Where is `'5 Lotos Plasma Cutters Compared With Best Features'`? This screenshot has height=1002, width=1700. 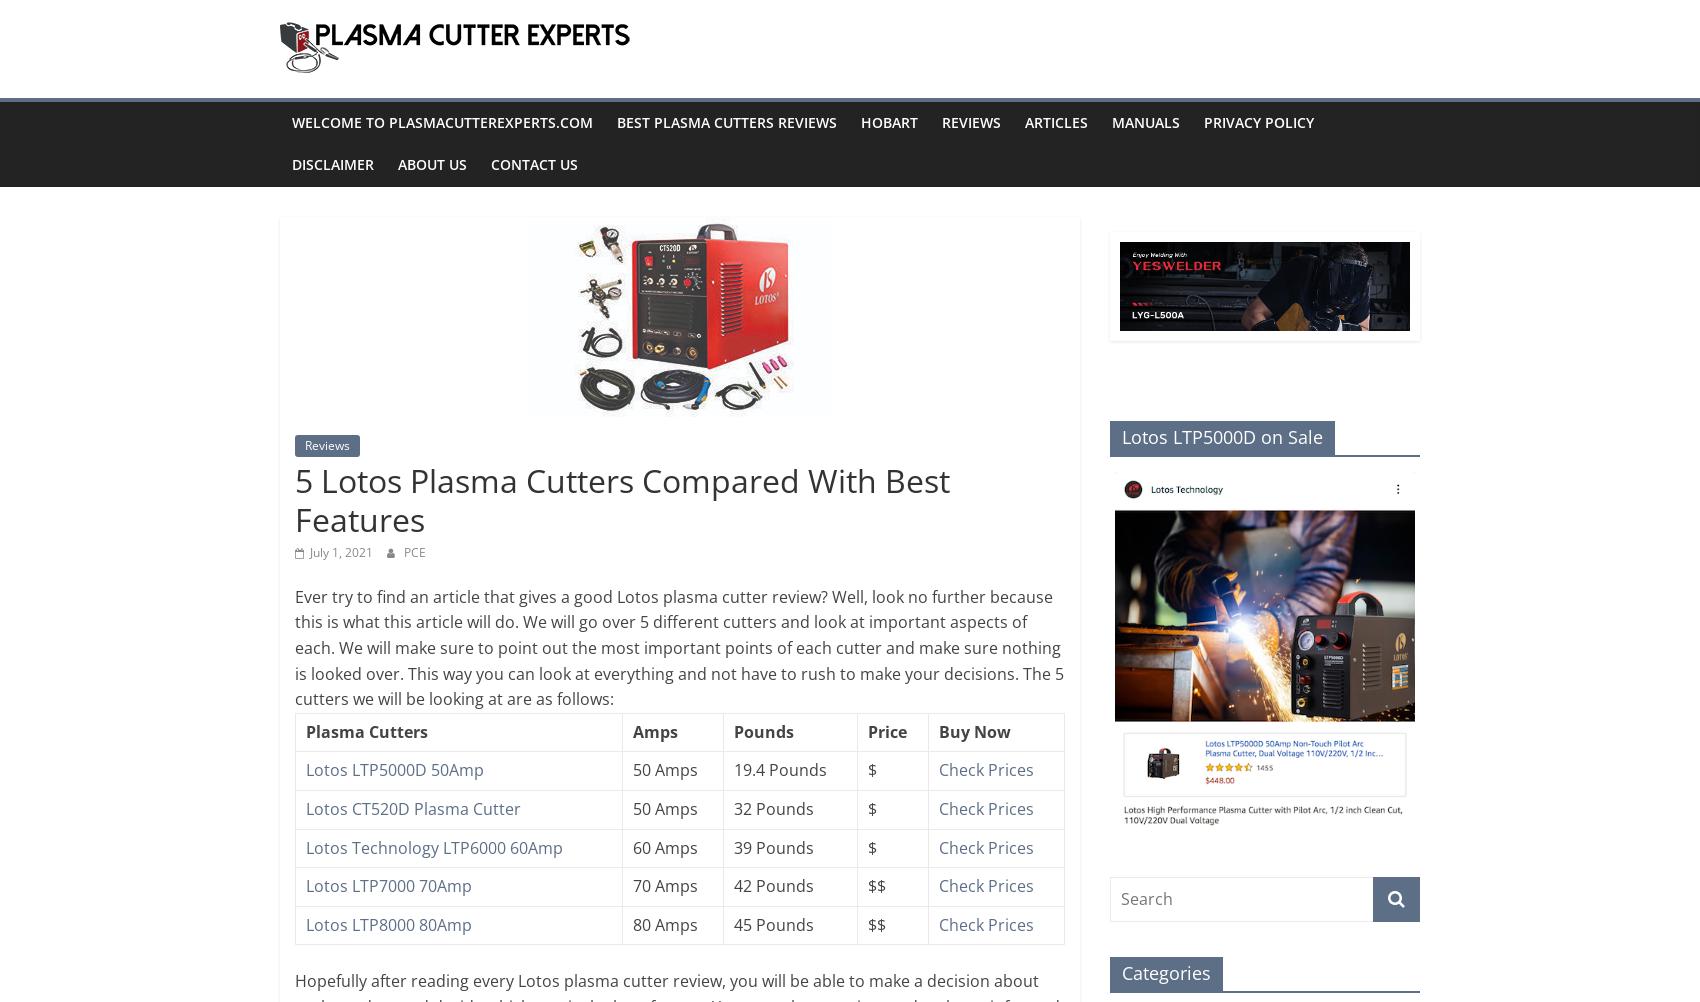 '5 Lotos Plasma Cutters Compared With Best Features' is located at coordinates (294, 498).